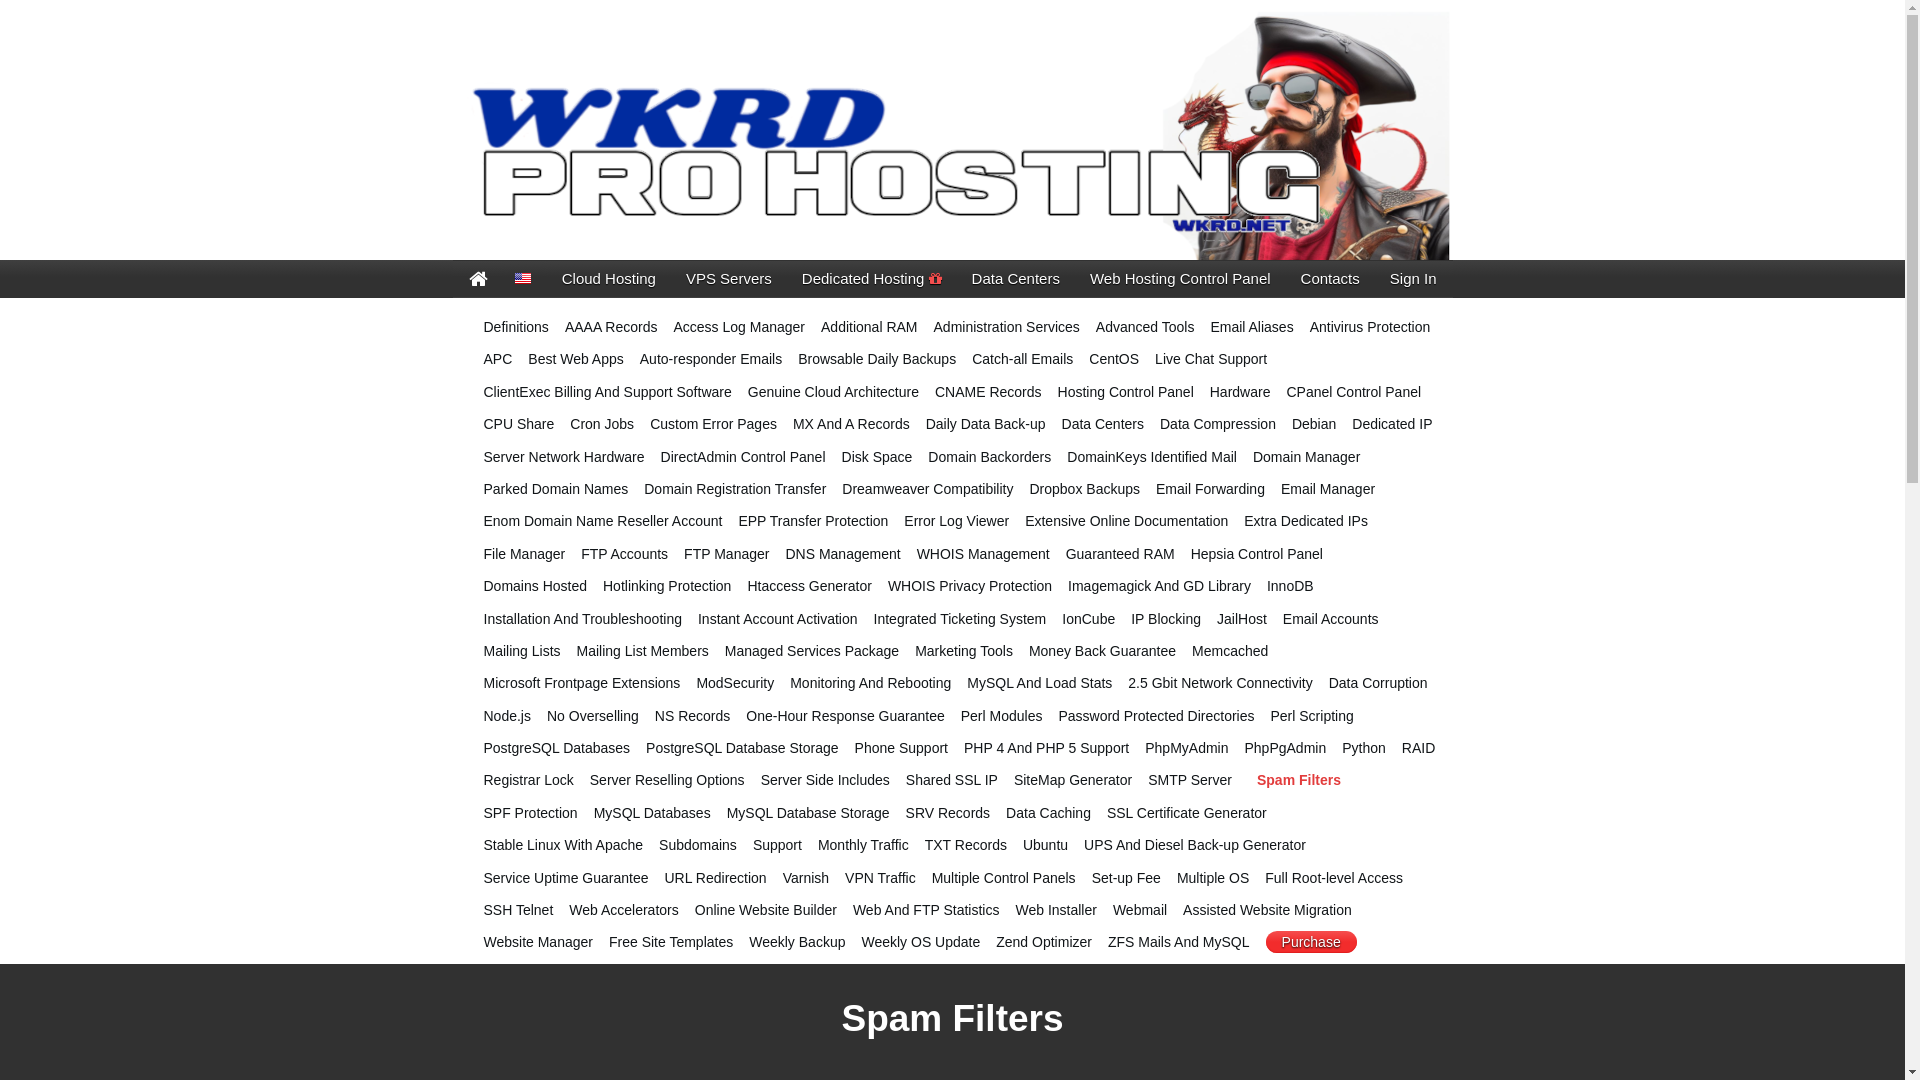 The width and height of the screenshot is (1920, 1080). Describe the element at coordinates (1044, 844) in the screenshot. I see `'Ubuntu'` at that location.